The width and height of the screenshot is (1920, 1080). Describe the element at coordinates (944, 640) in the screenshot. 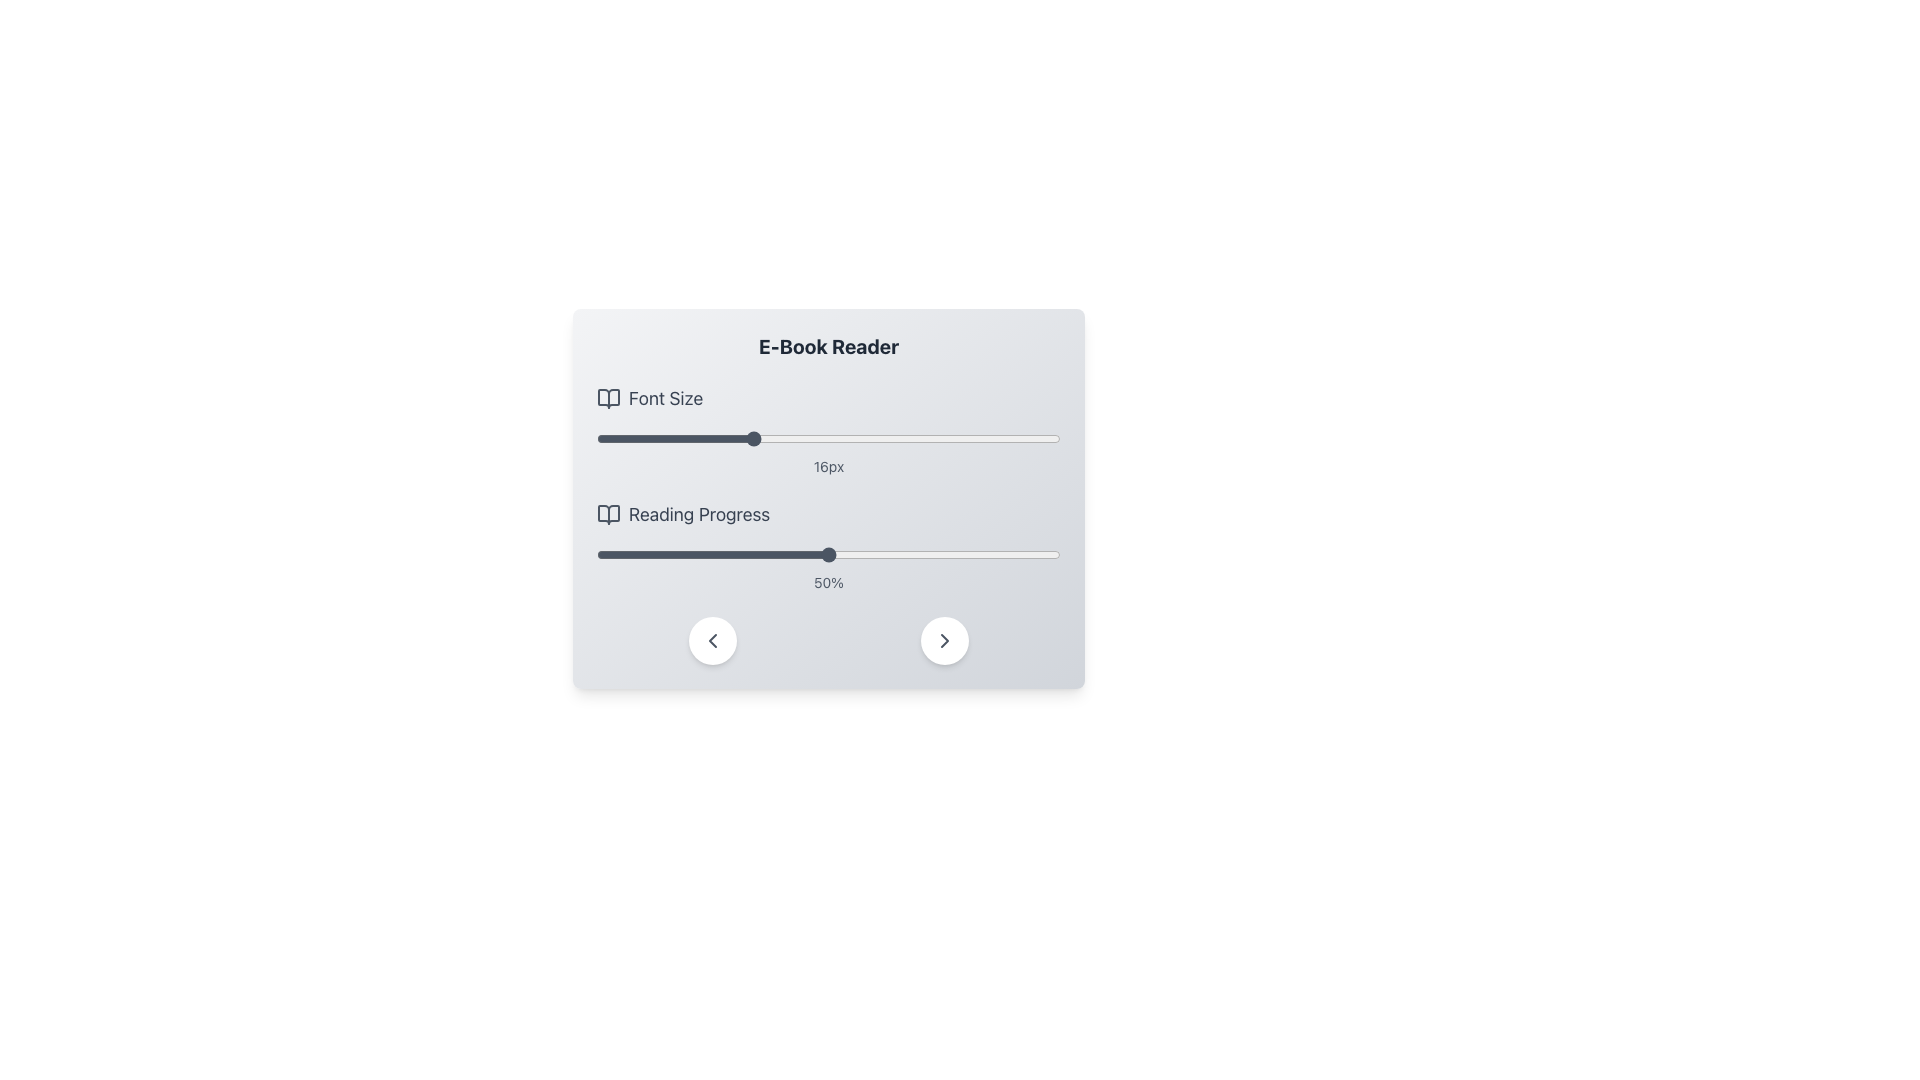

I see `the right-pointing chevron arrow icon located at the bottom-right corner of the central card-like widget` at that location.